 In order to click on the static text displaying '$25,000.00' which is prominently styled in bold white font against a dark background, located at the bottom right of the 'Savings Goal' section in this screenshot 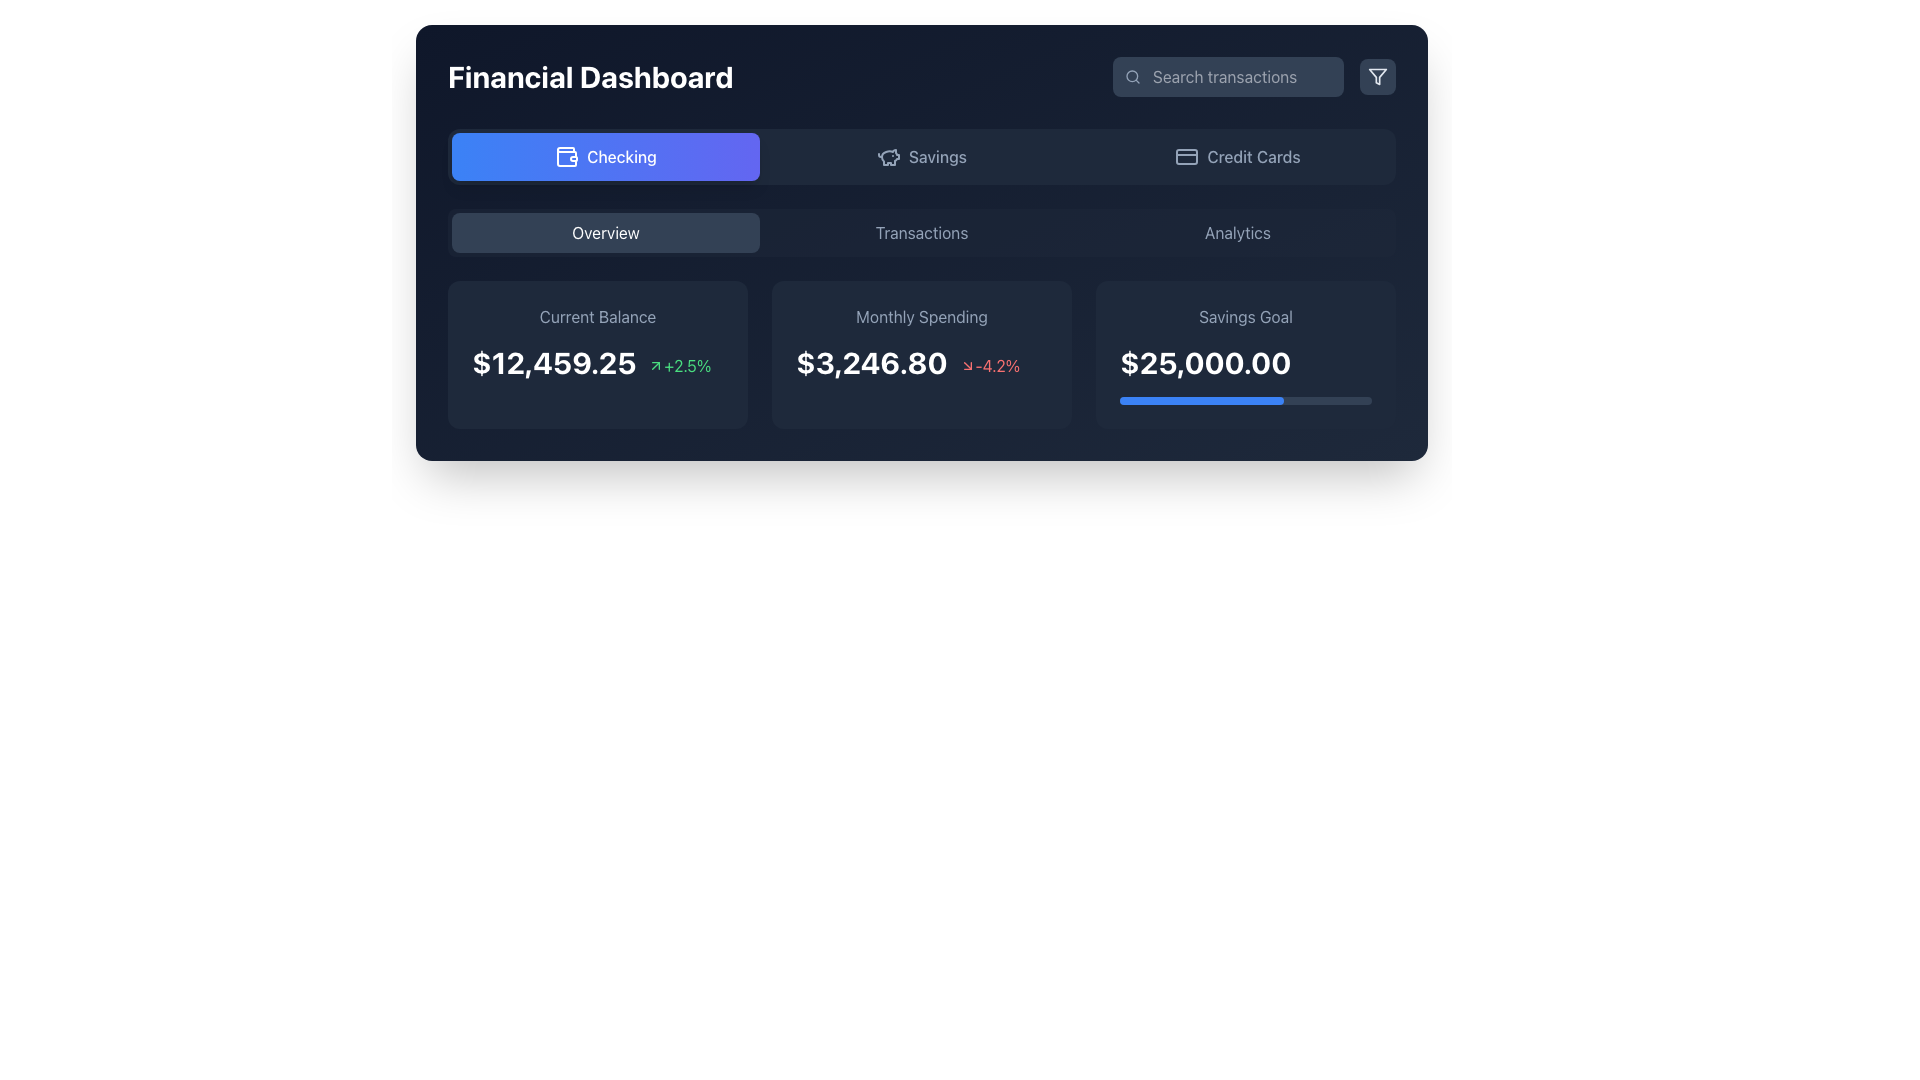, I will do `click(1204, 362)`.